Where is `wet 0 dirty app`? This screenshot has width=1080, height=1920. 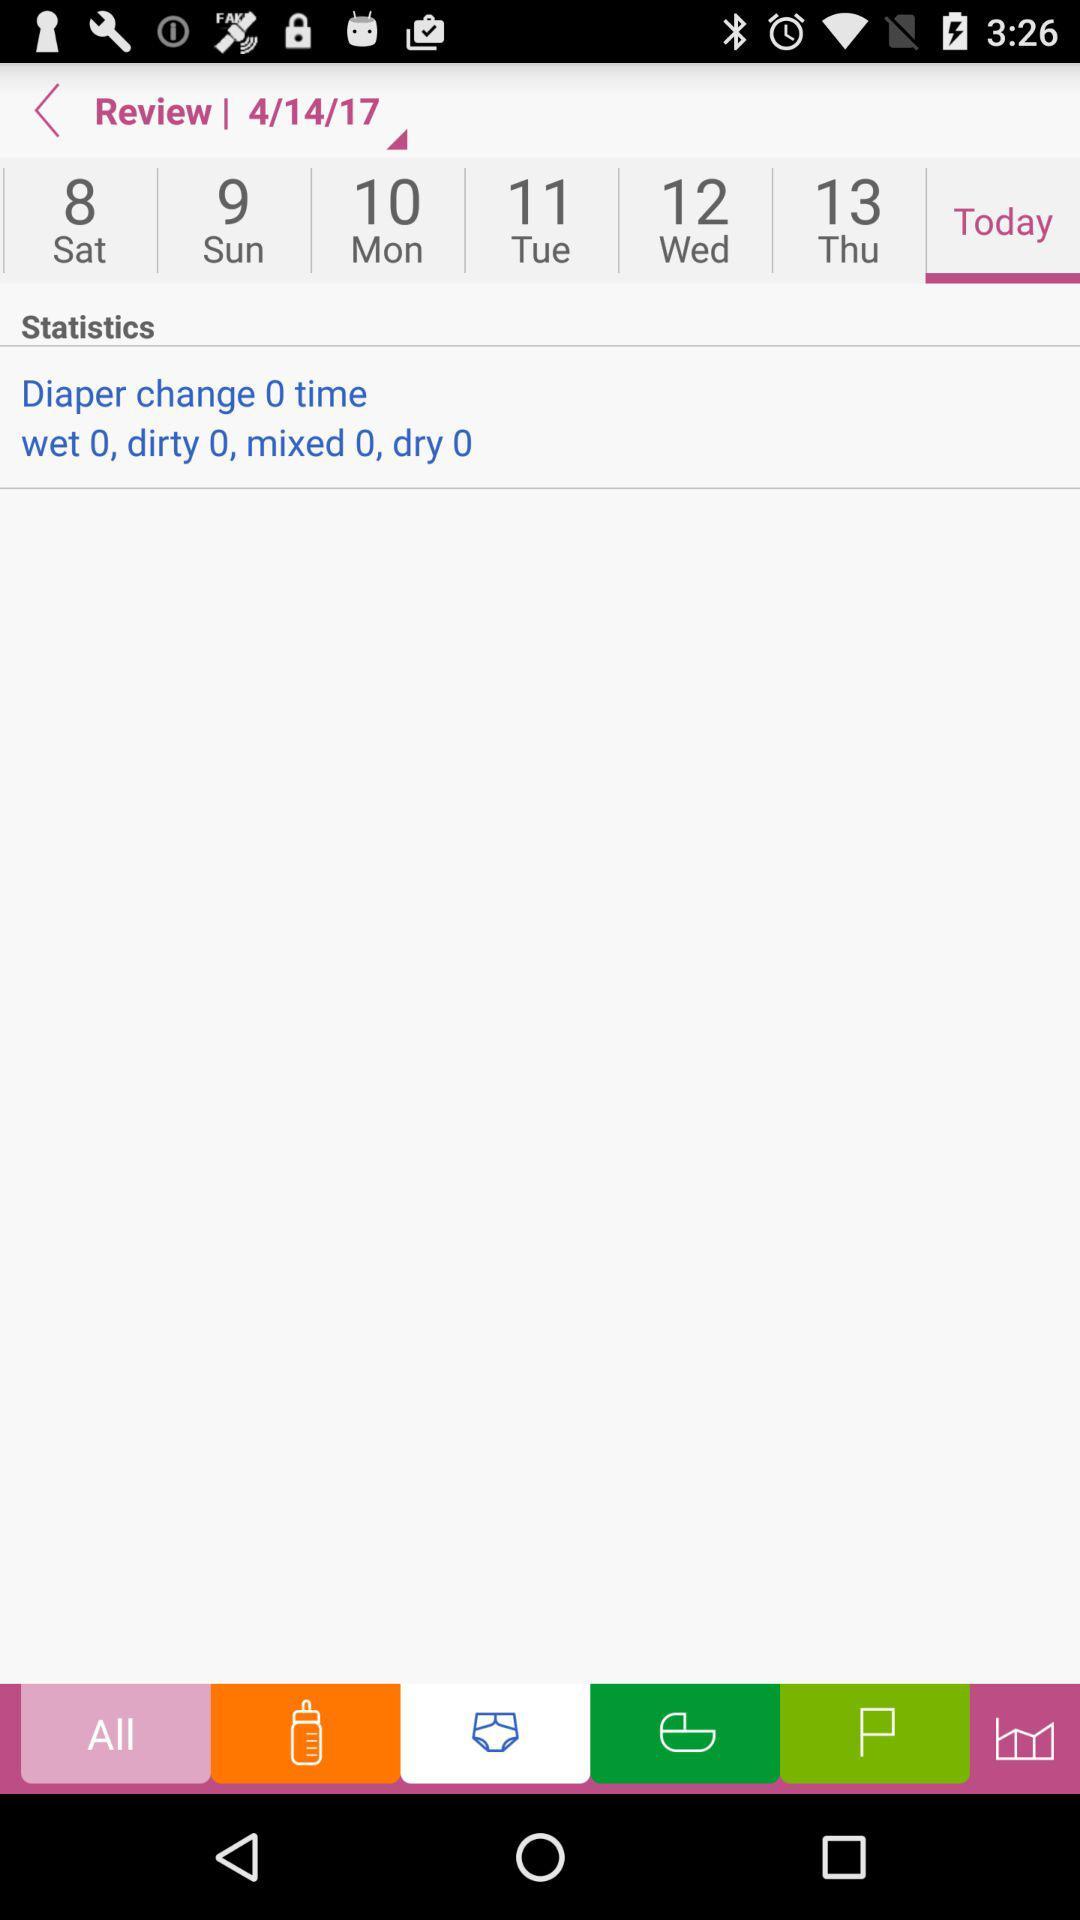
wet 0 dirty app is located at coordinates (540, 440).